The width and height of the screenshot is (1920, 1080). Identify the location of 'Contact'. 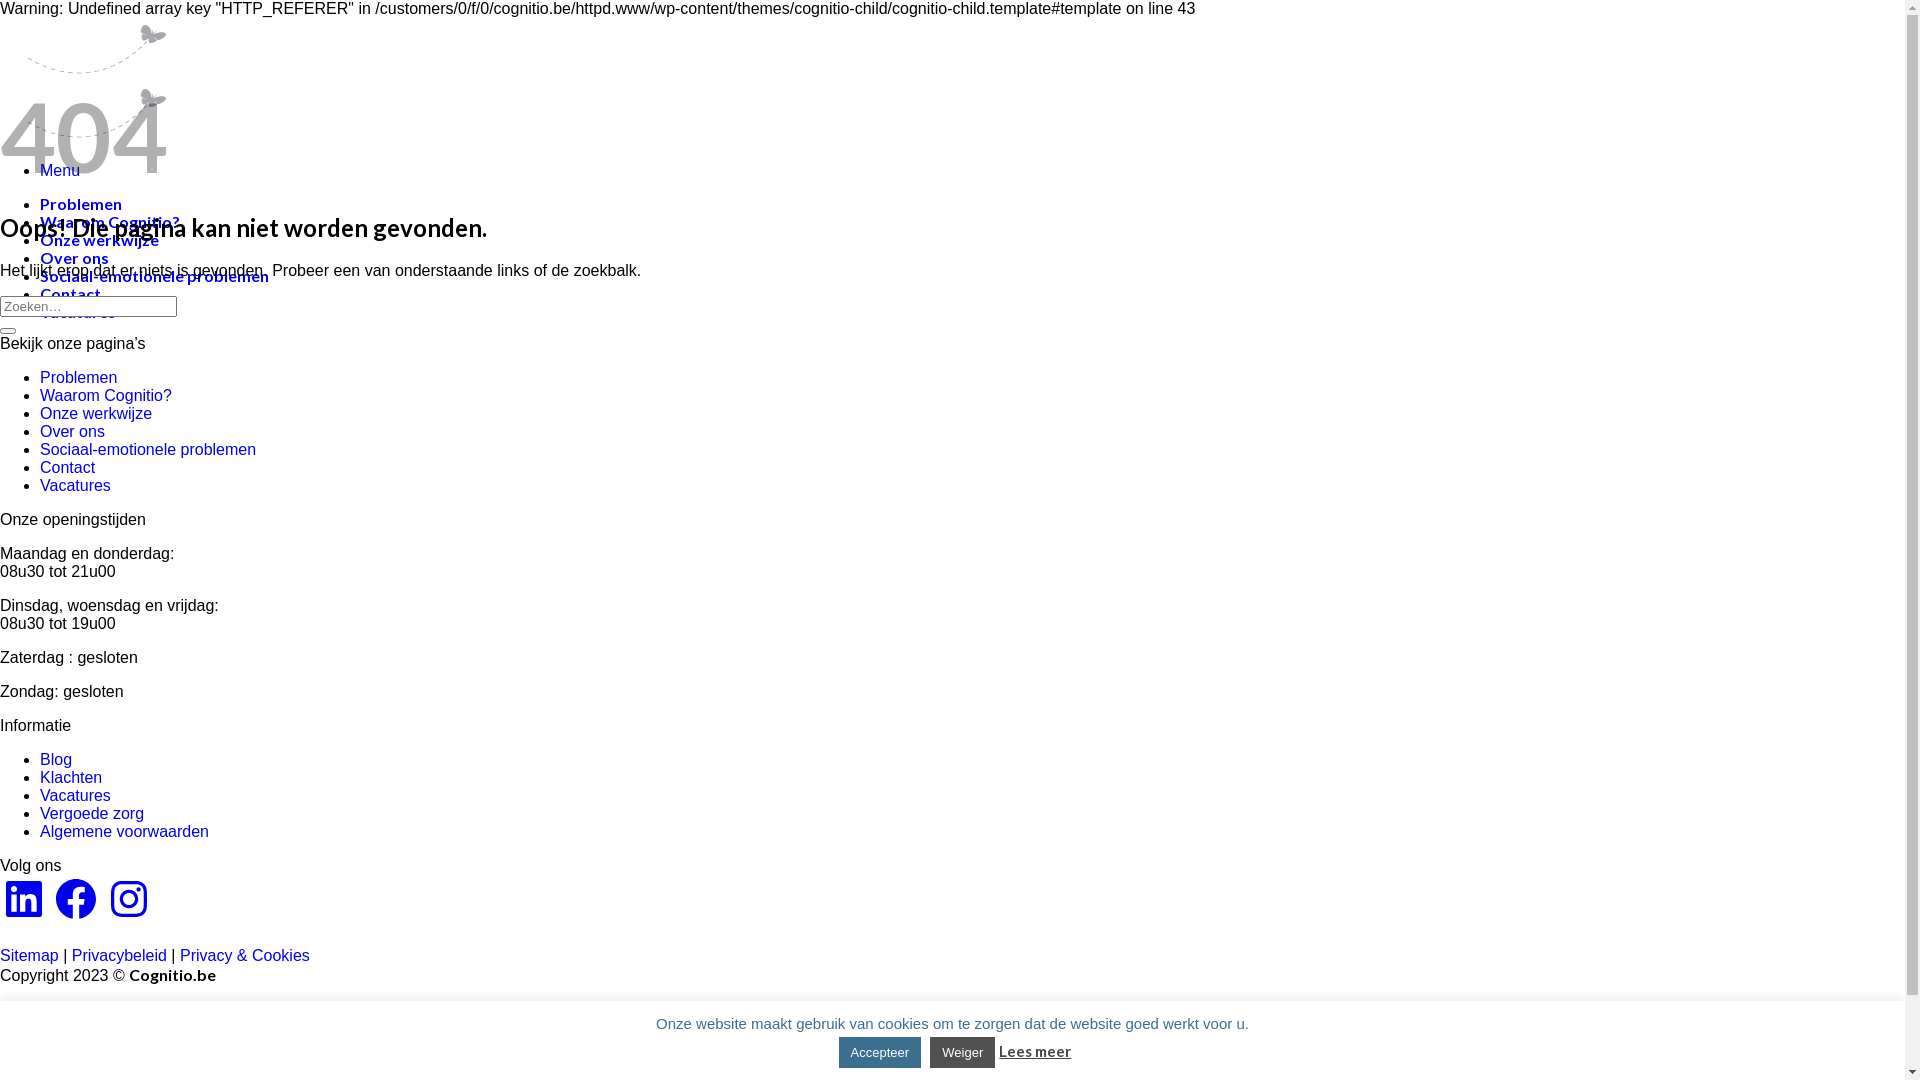
(67, 467).